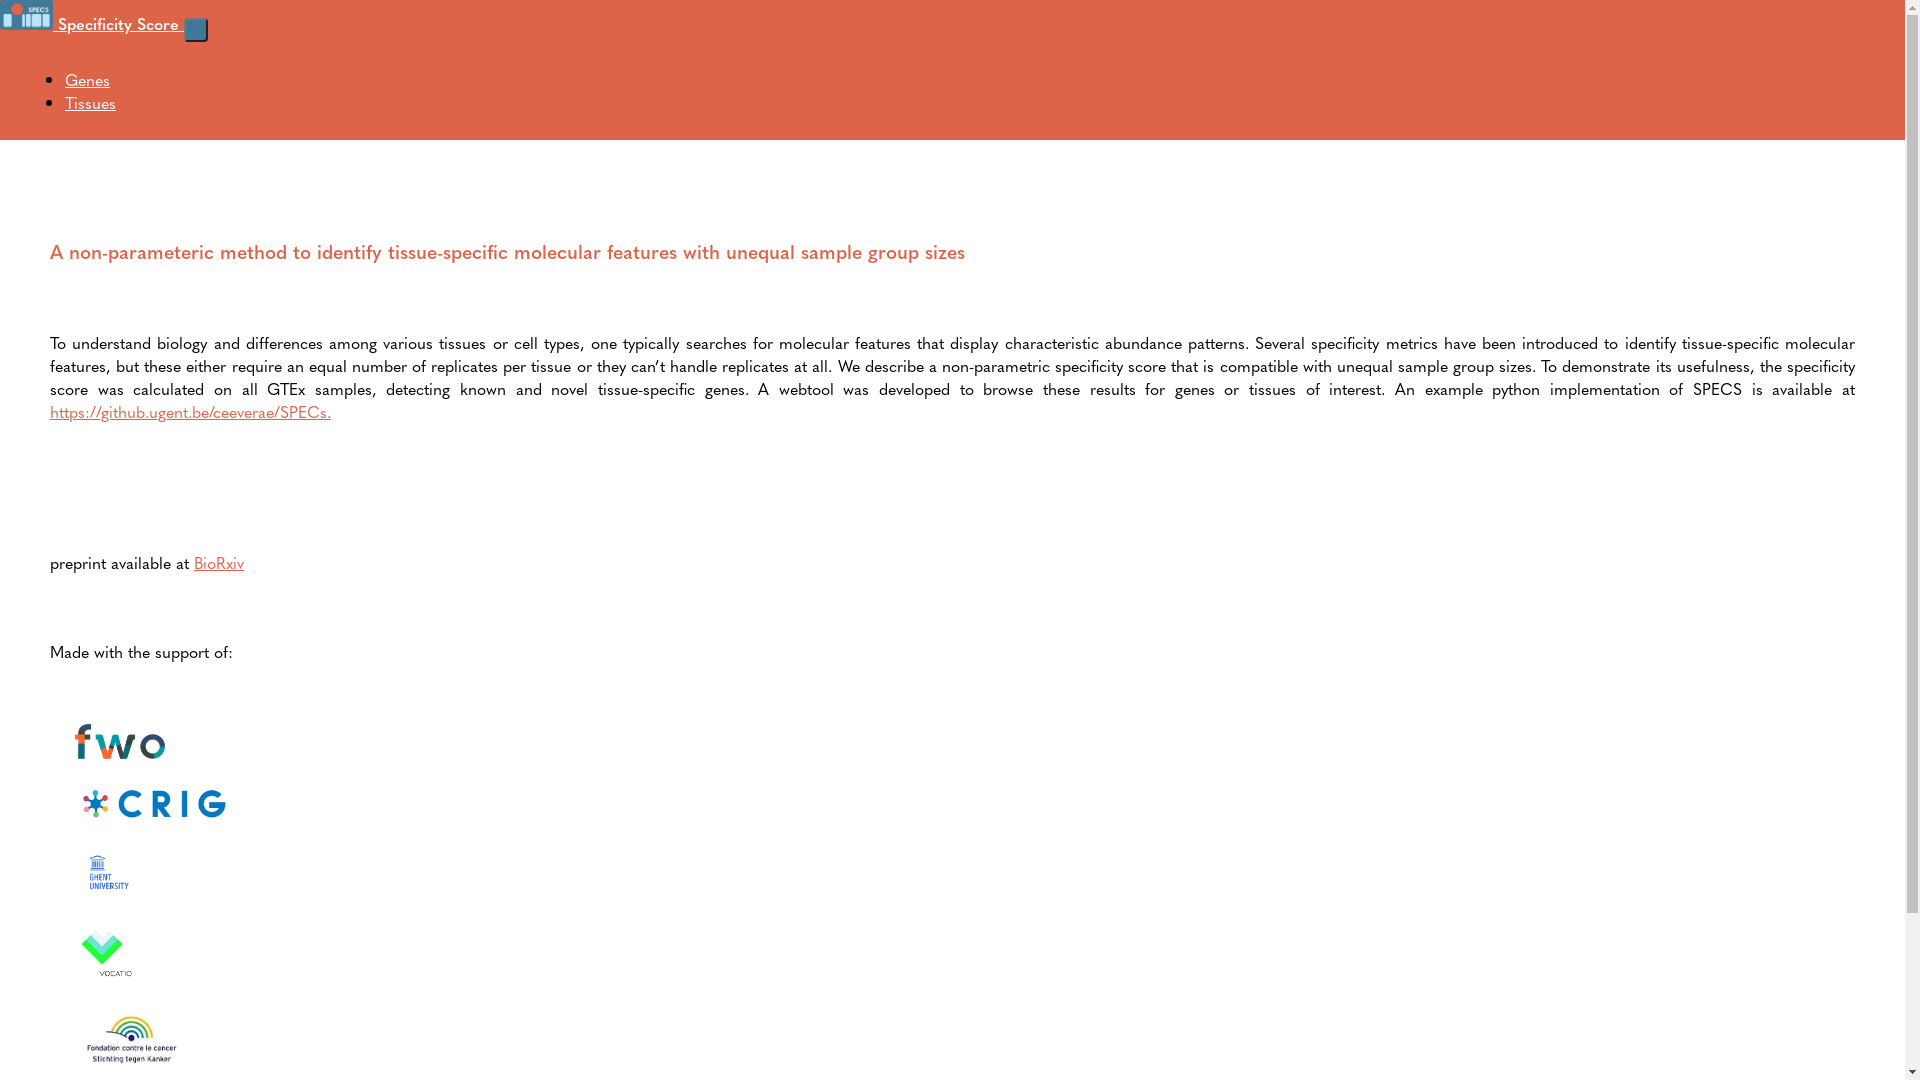 Image resolution: width=1920 pixels, height=1080 pixels. What do you see at coordinates (89, 102) in the screenshot?
I see `'Tissues'` at bounding box center [89, 102].